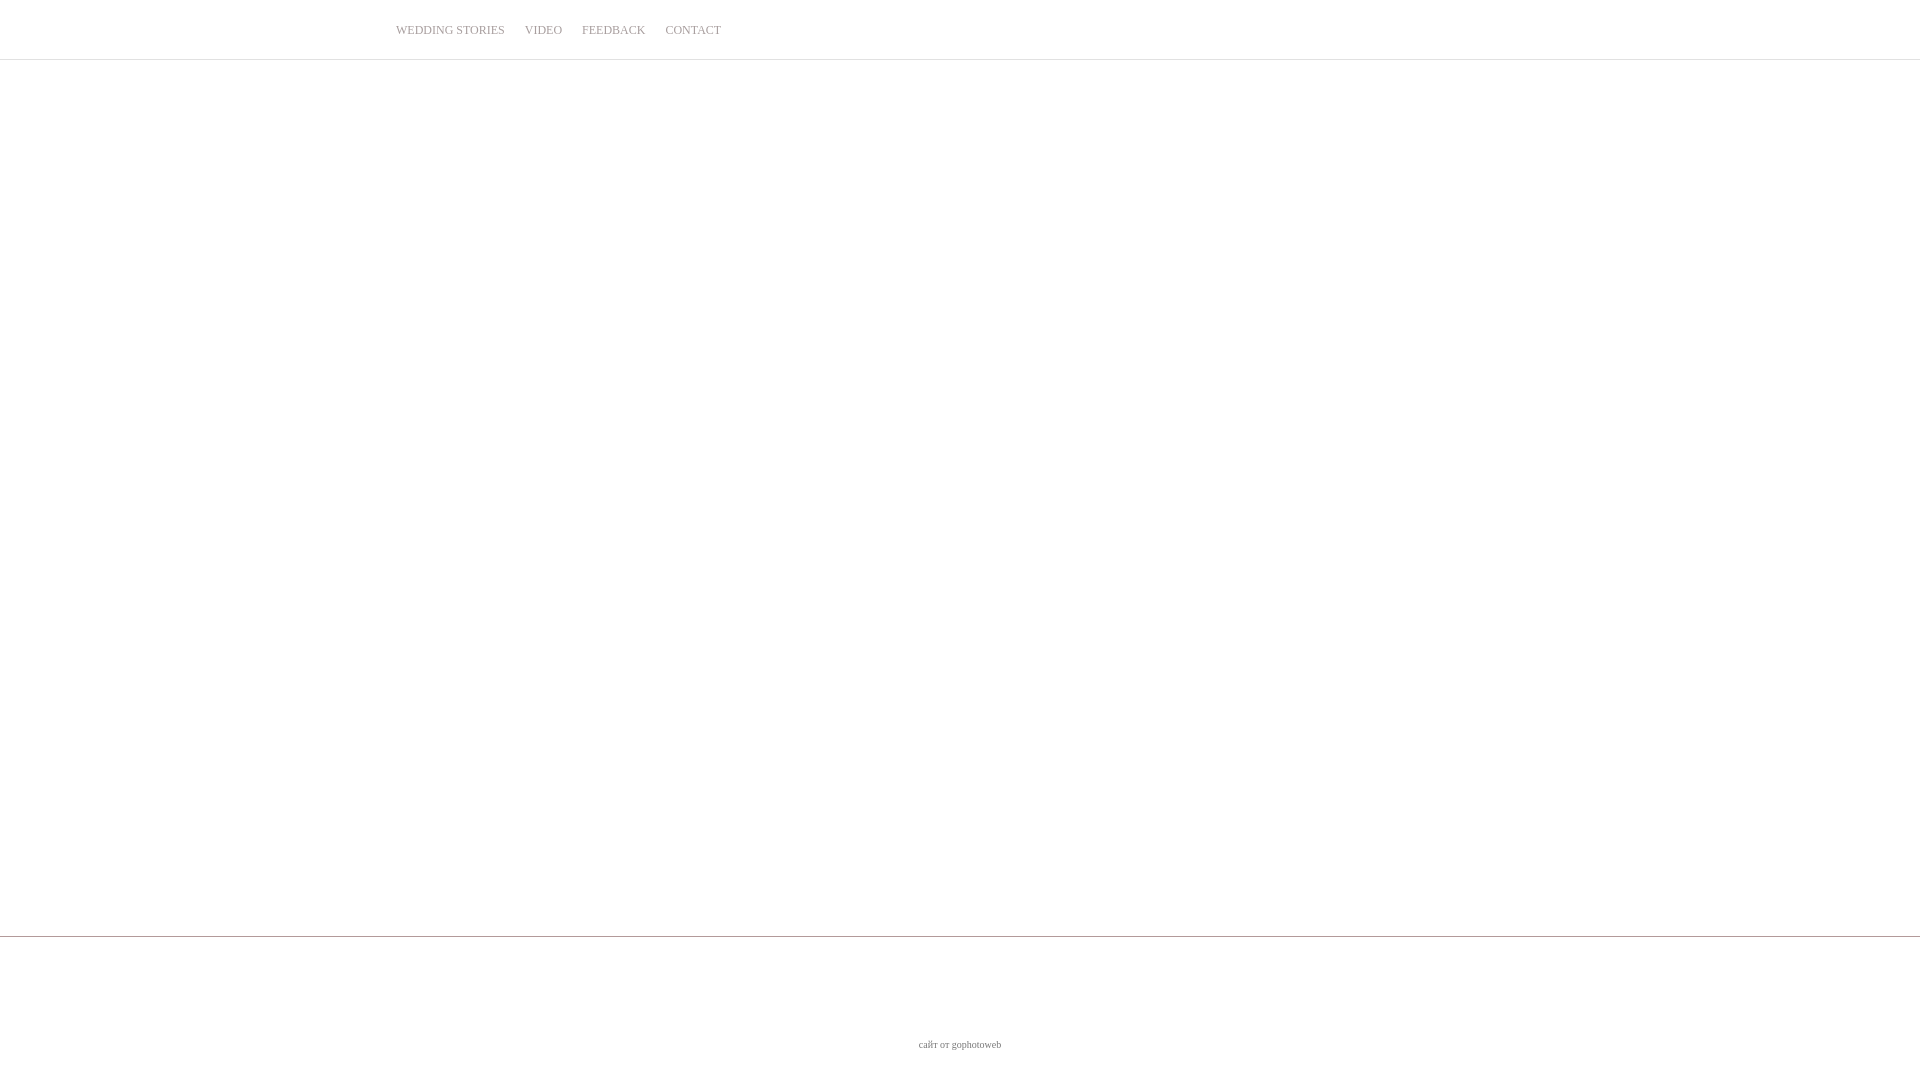 The height and width of the screenshot is (1080, 1920). What do you see at coordinates (665, 29) in the screenshot?
I see `'CONTACT'` at bounding box center [665, 29].